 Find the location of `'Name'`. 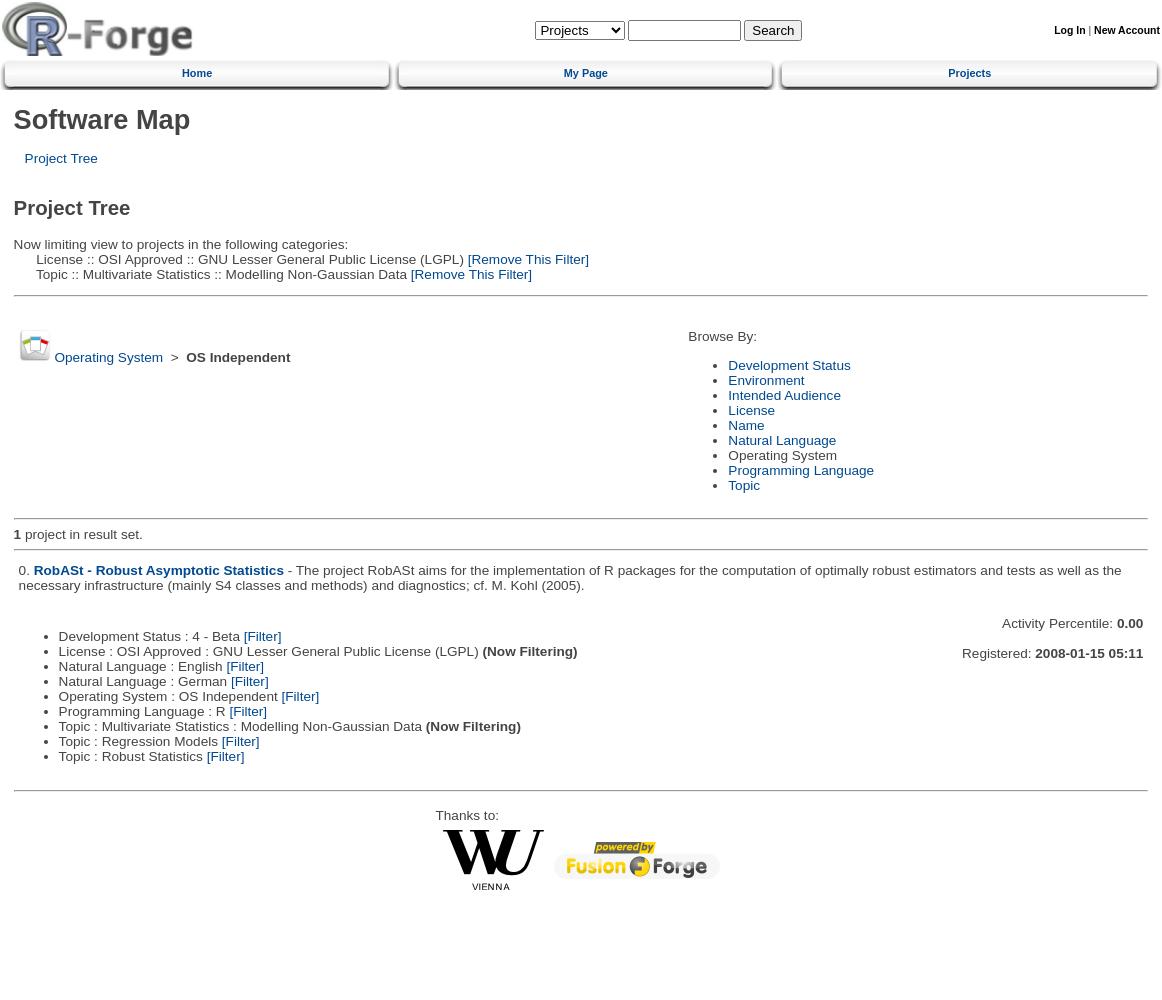

'Name' is located at coordinates (745, 424).